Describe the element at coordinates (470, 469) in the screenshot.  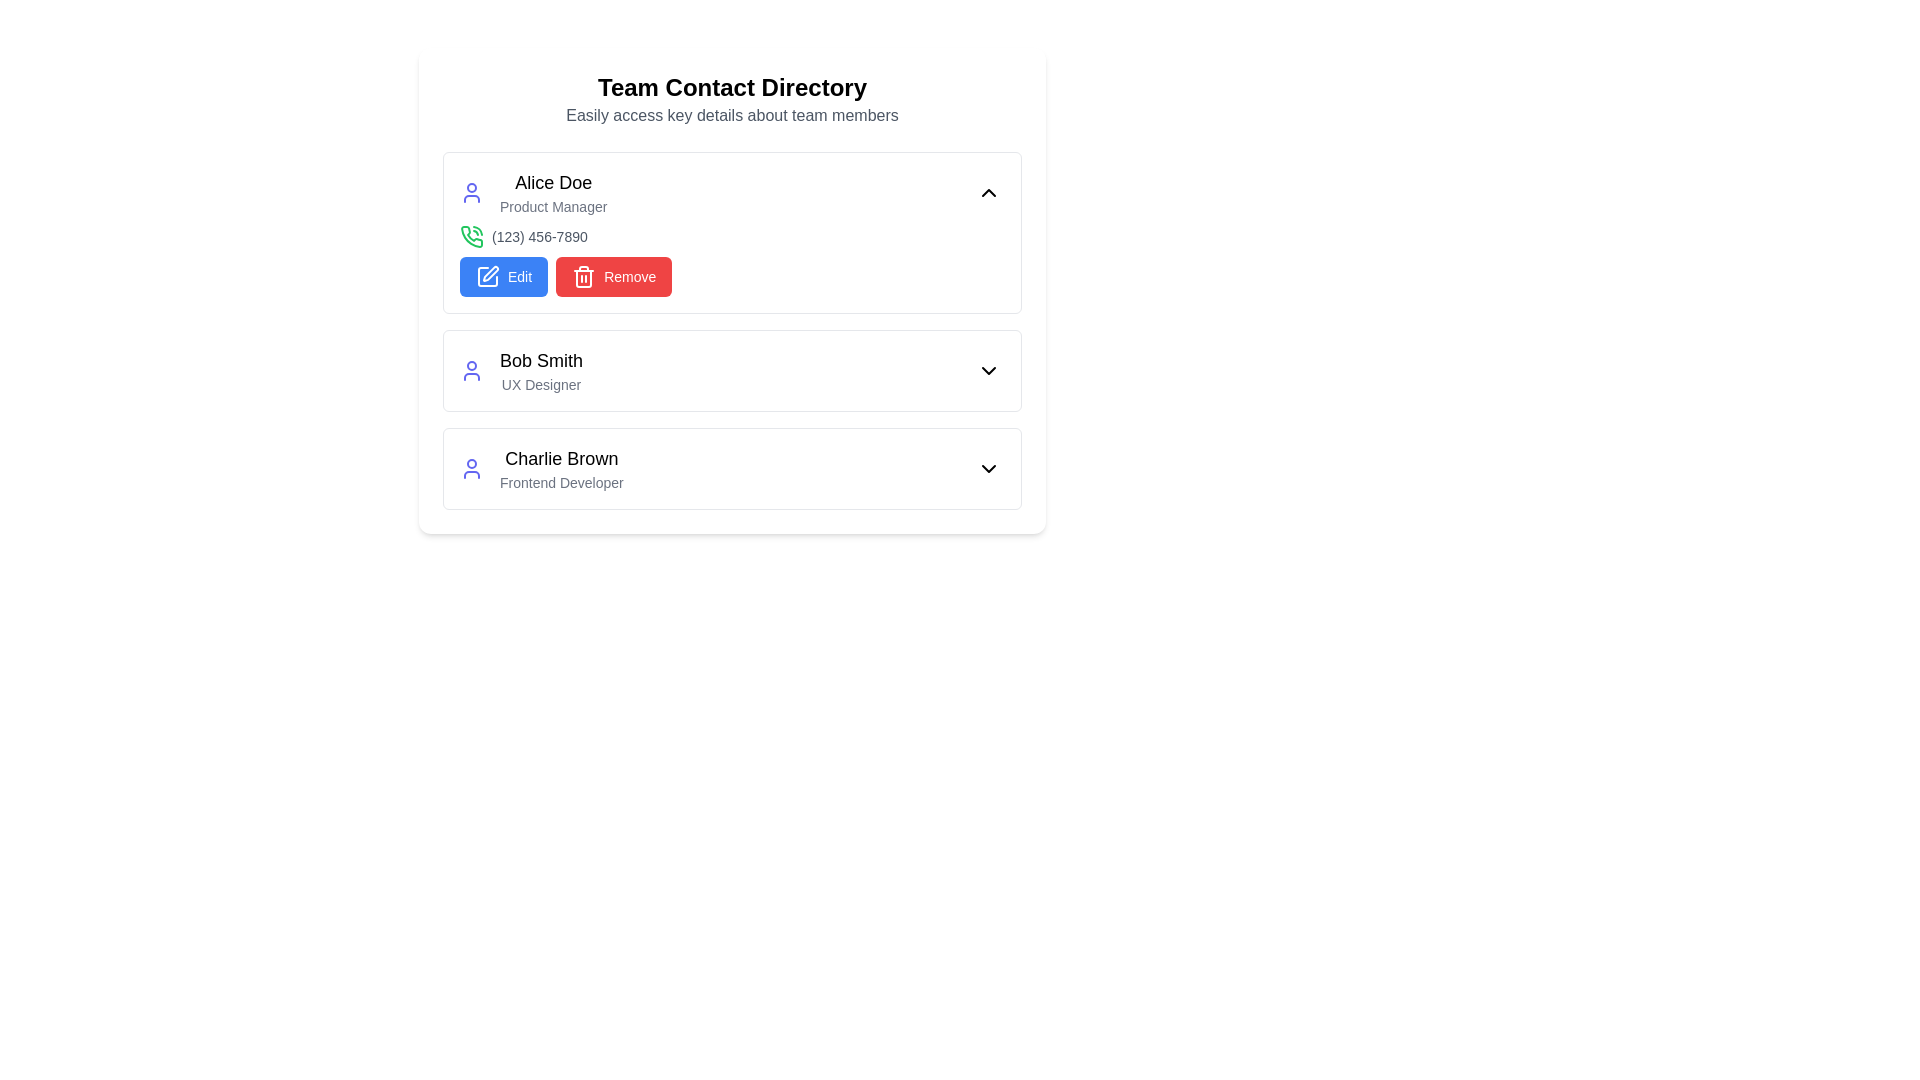
I see `the user profile icon located to the left of the text 'Charlie Brown' and above the designation 'Frontend Developer'` at that location.